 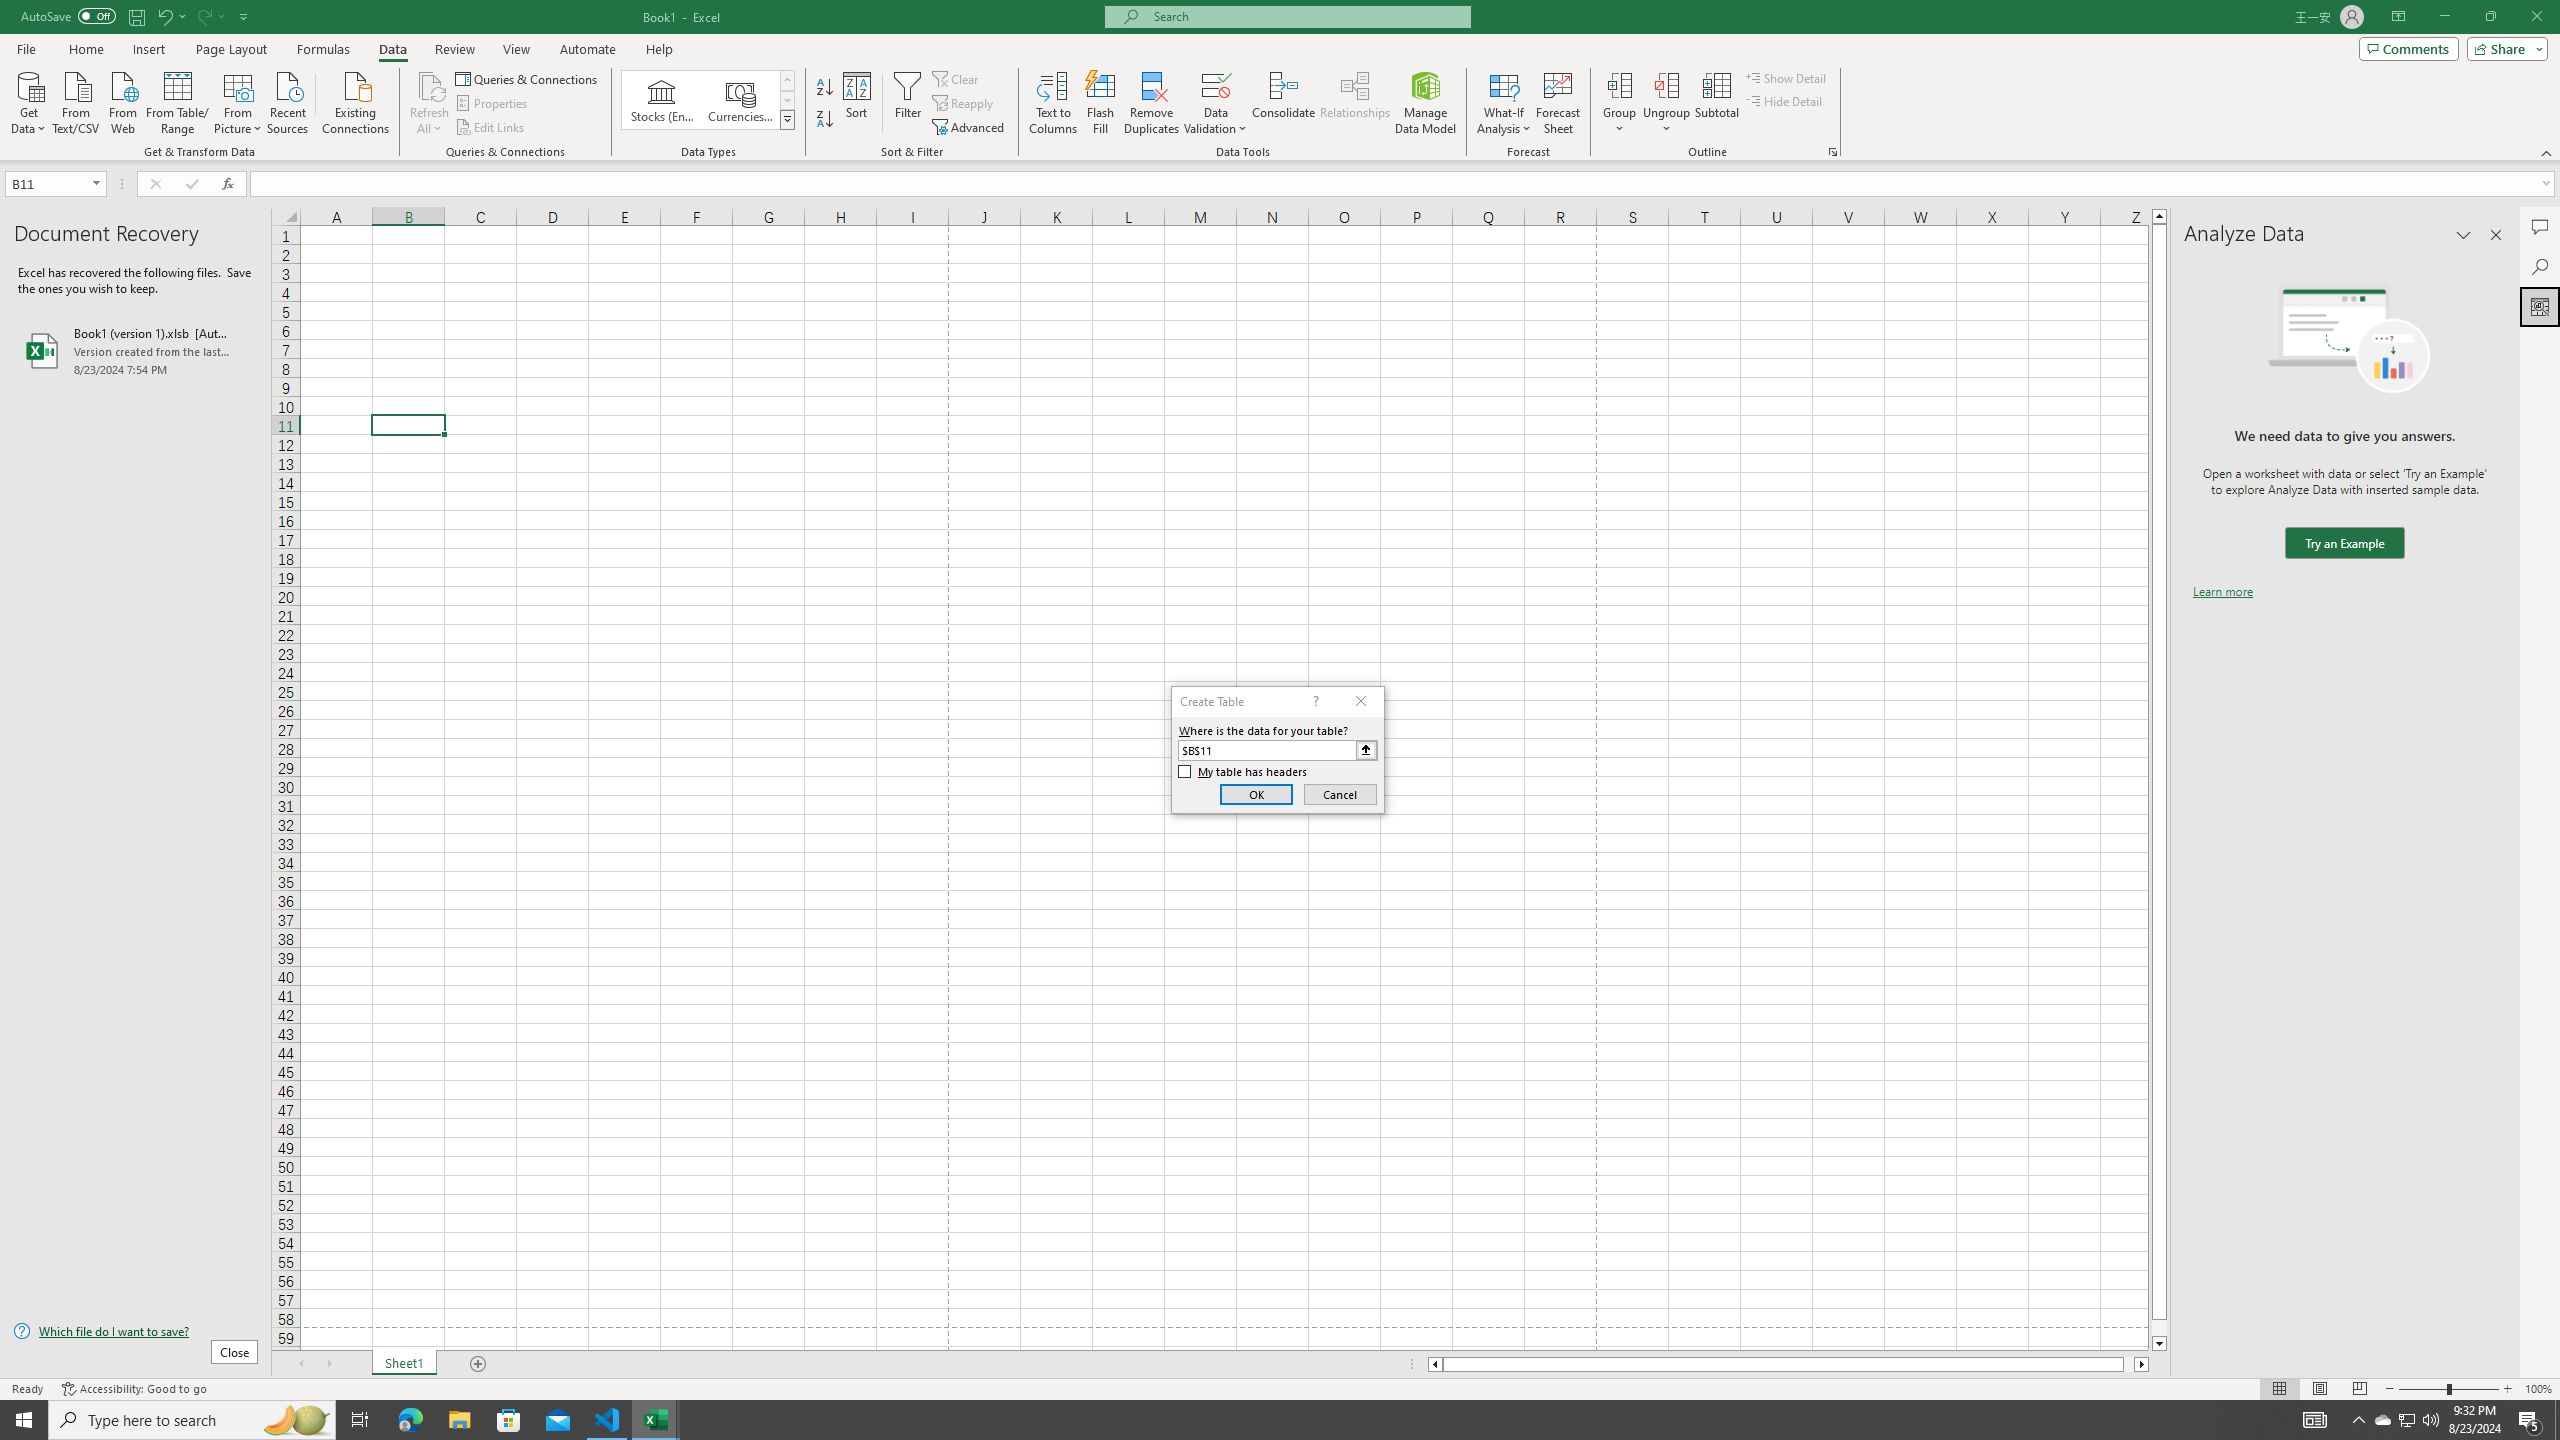 What do you see at coordinates (1283, 103) in the screenshot?
I see `'Consolidate...'` at bounding box center [1283, 103].